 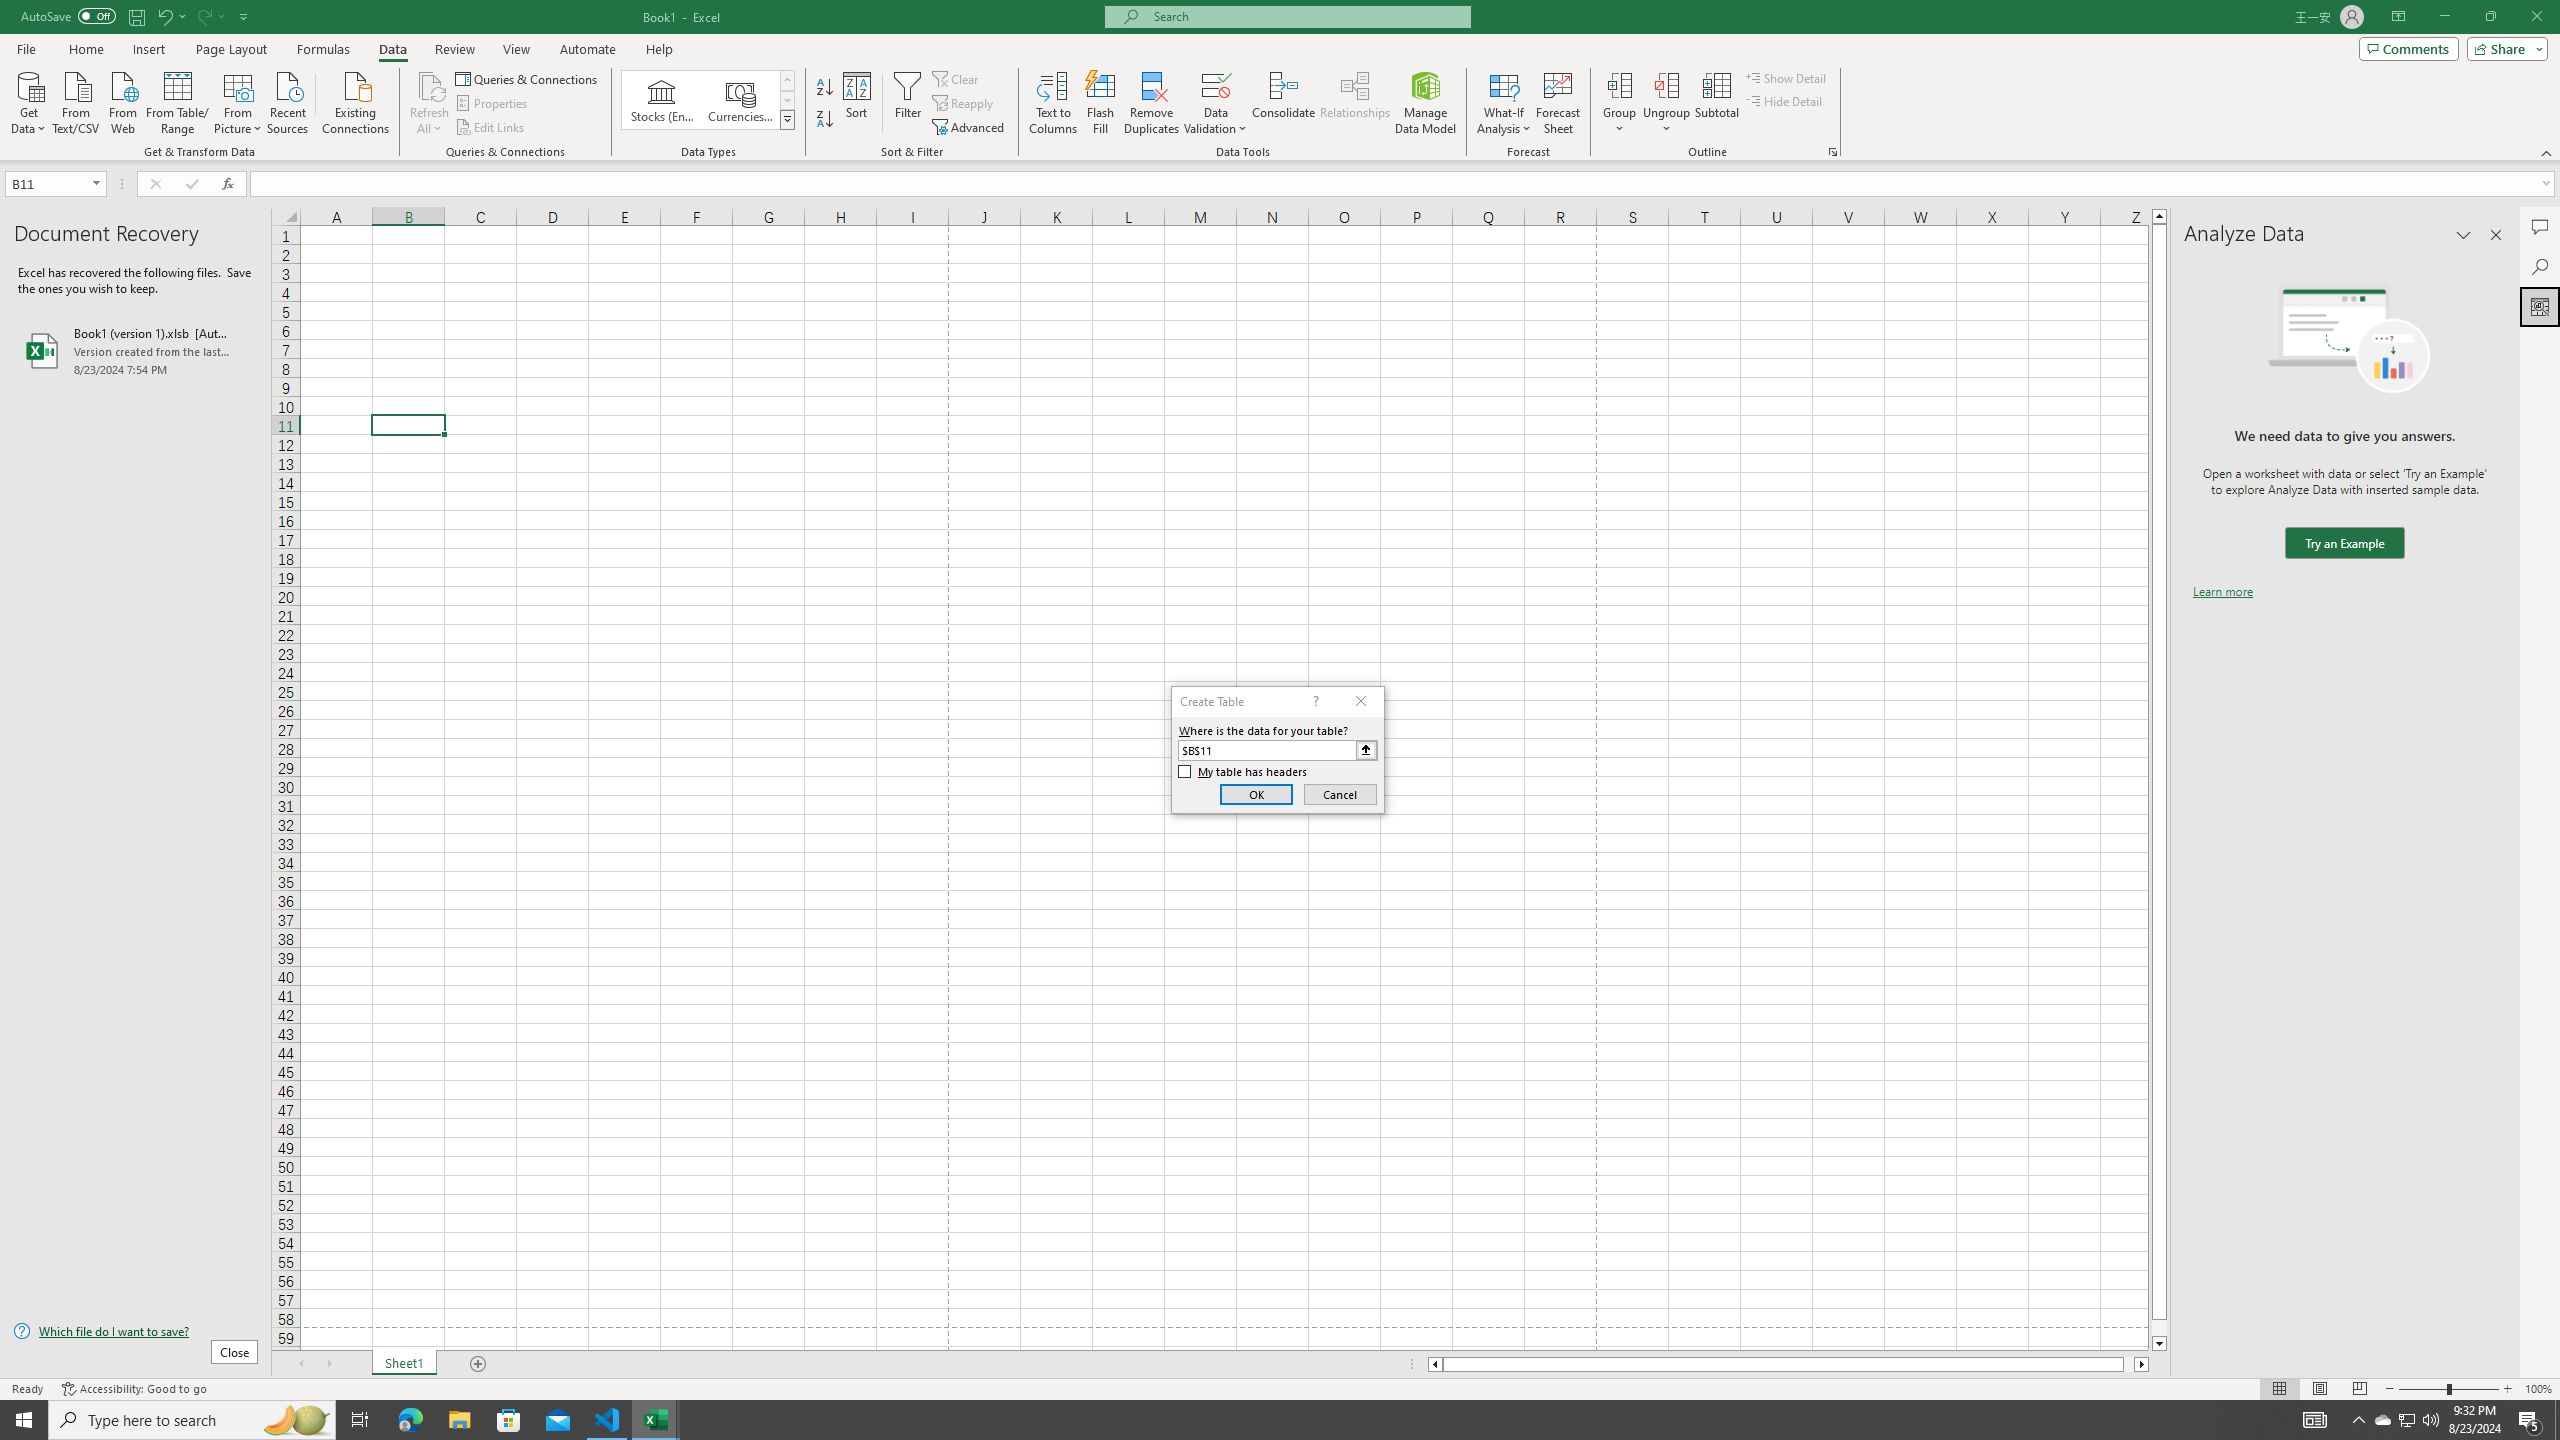 What do you see at coordinates (1283, 103) in the screenshot?
I see `'Consolidate...'` at bounding box center [1283, 103].